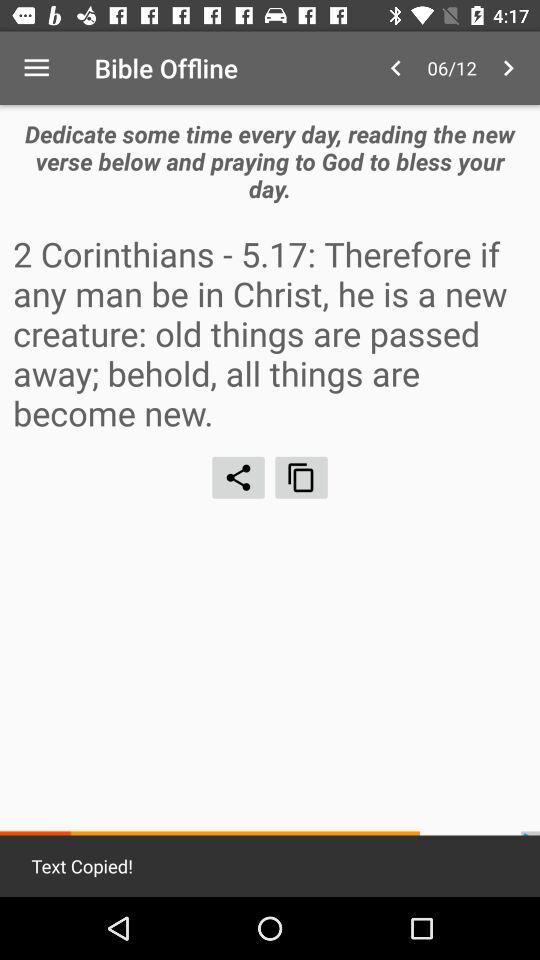  I want to click on the icon to the left of bible offline item, so click(36, 68).